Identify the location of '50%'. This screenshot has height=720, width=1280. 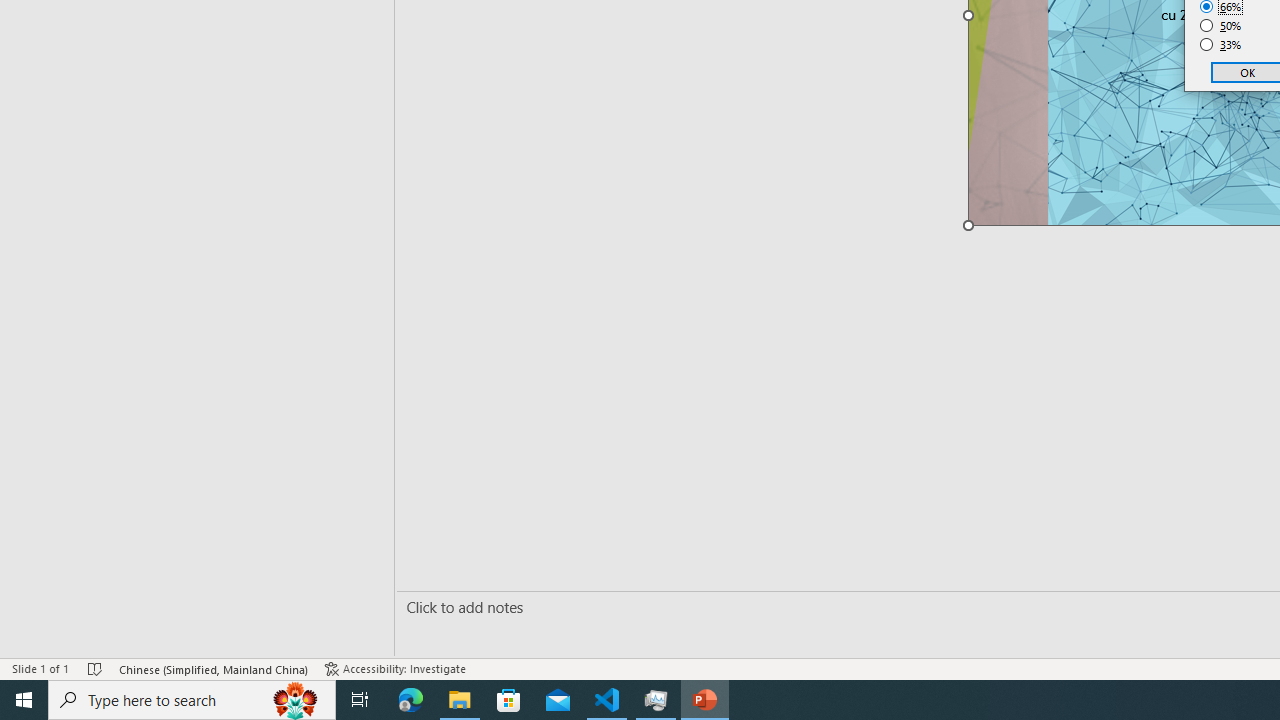
(1220, 25).